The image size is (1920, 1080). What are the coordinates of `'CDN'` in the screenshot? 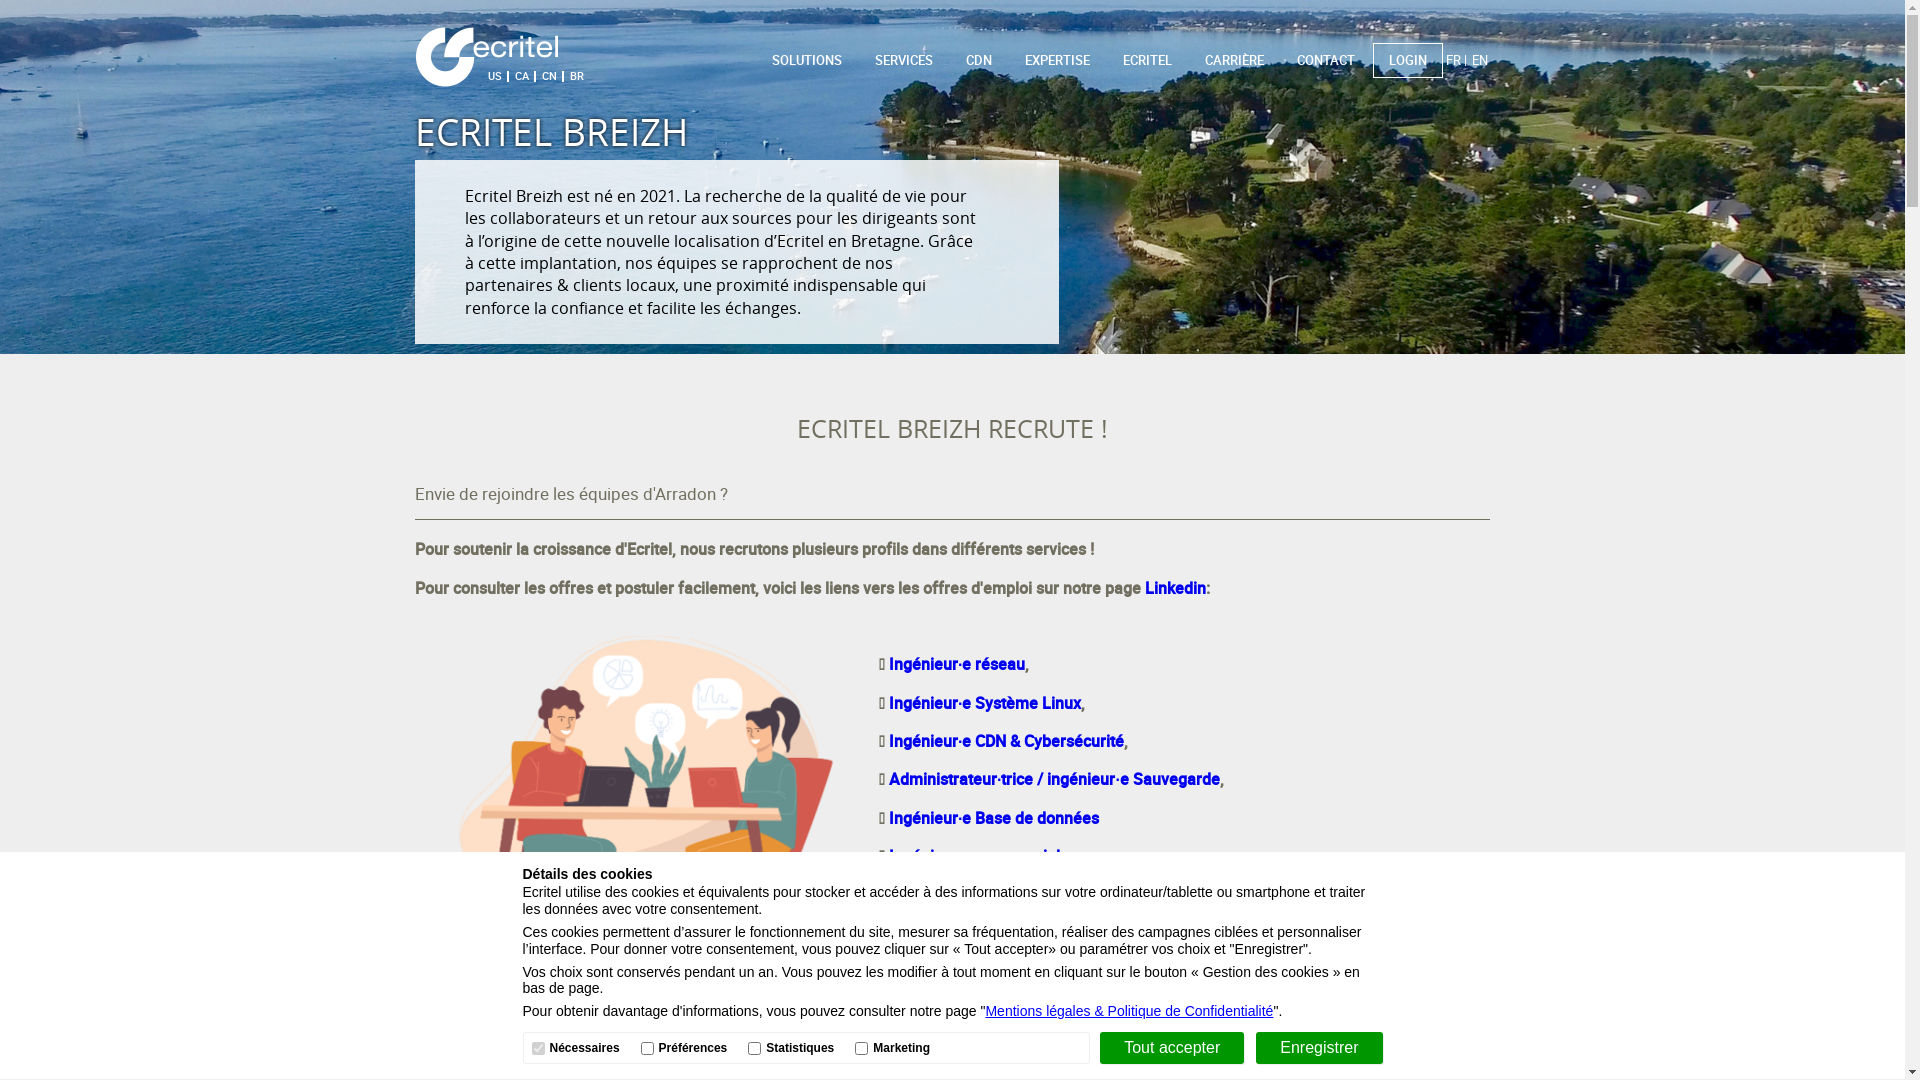 It's located at (979, 60).